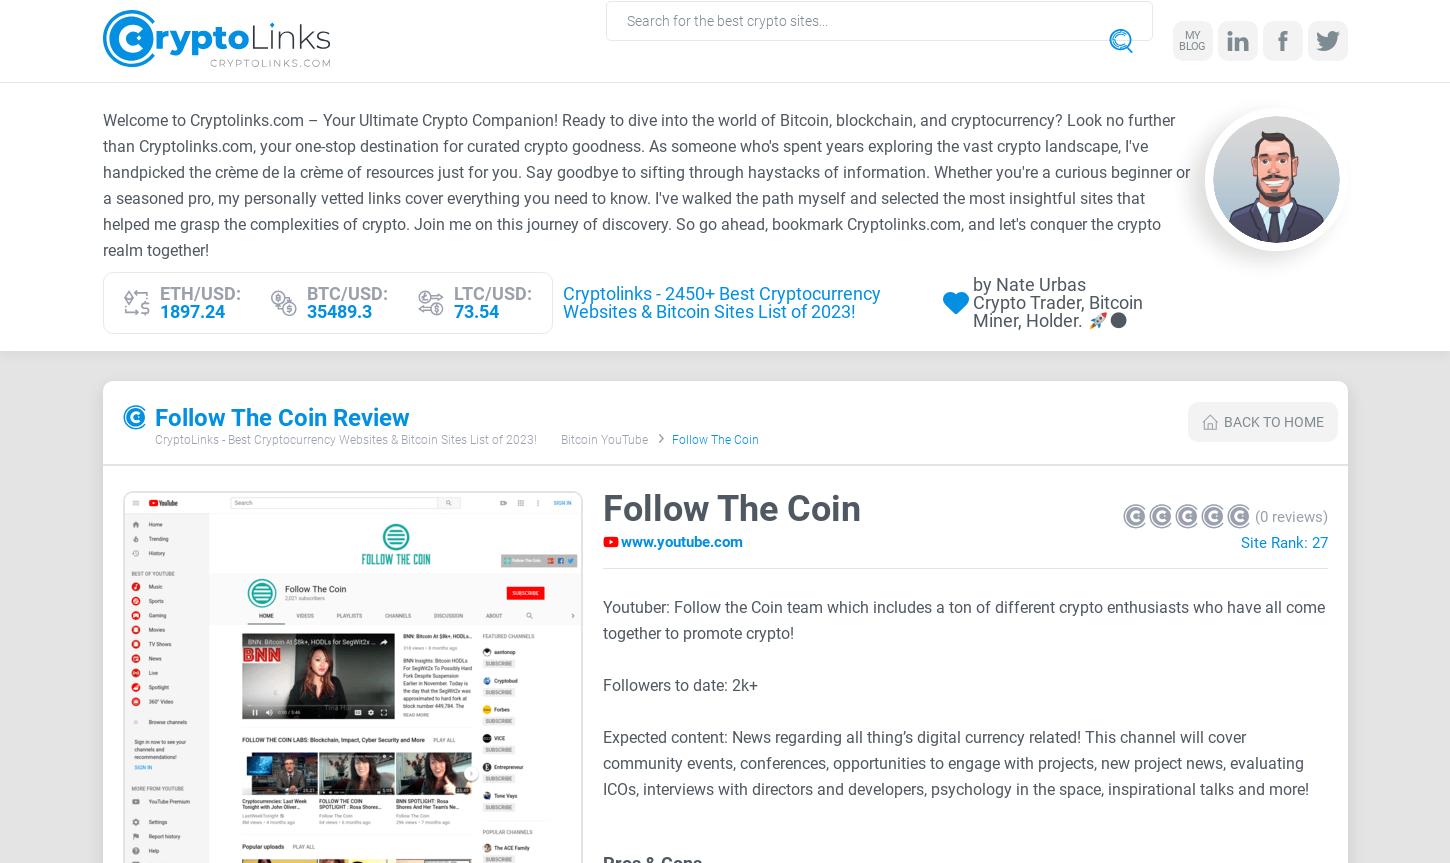 This screenshot has width=1450, height=863. Describe the element at coordinates (1191, 39) in the screenshot. I see `'My blog'` at that location.